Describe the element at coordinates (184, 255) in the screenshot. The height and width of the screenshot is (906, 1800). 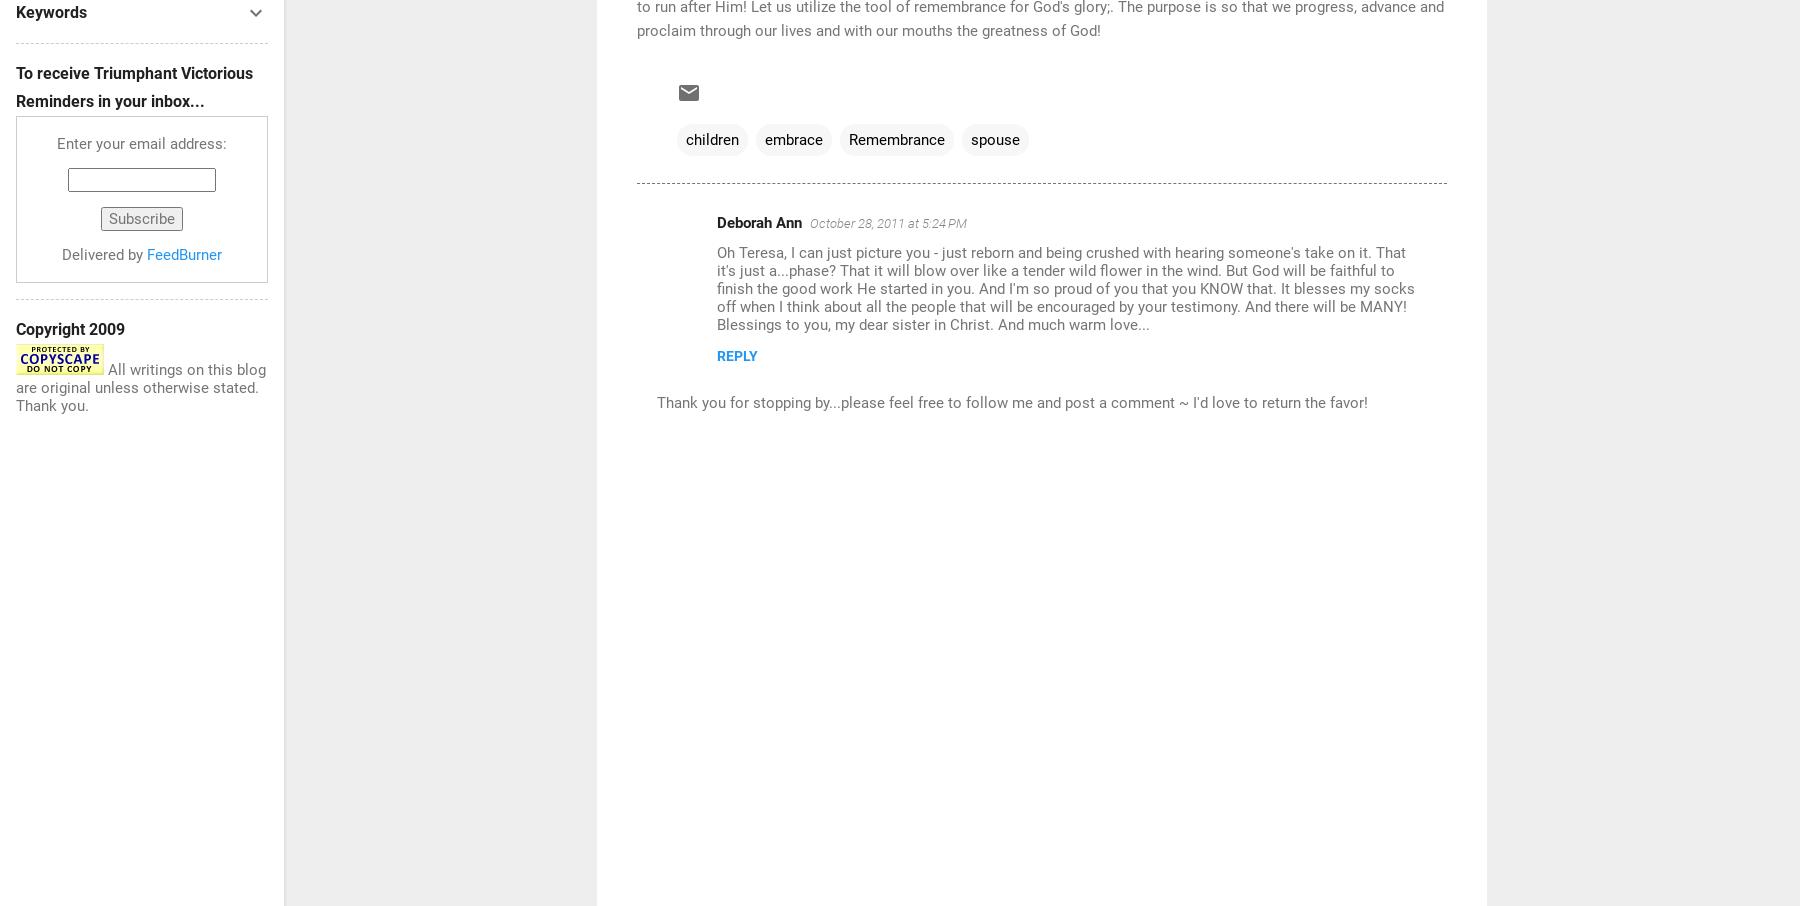
I see `'FeedBurner'` at that location.